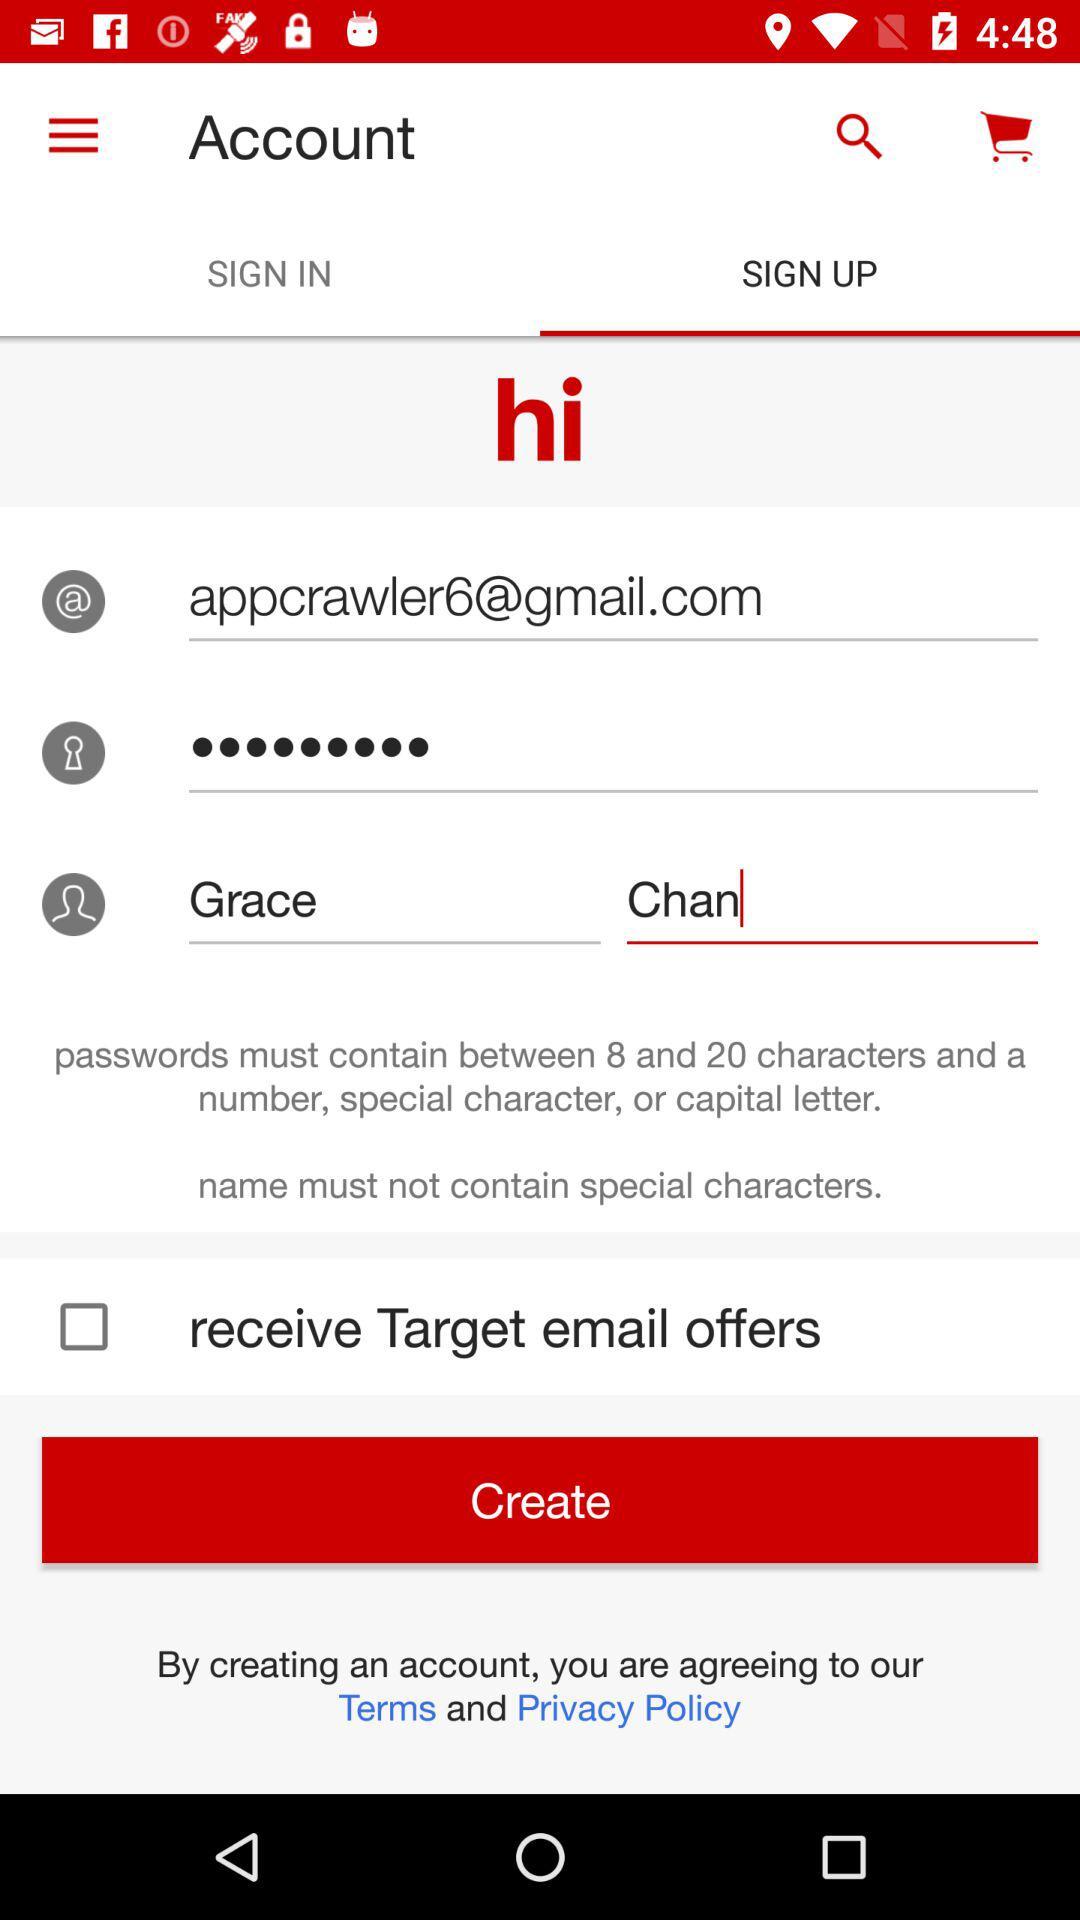 Image resolution: width=1080 pixels, height=1920 pixels. I want to click on by creating an icon, so click(540, 1684).